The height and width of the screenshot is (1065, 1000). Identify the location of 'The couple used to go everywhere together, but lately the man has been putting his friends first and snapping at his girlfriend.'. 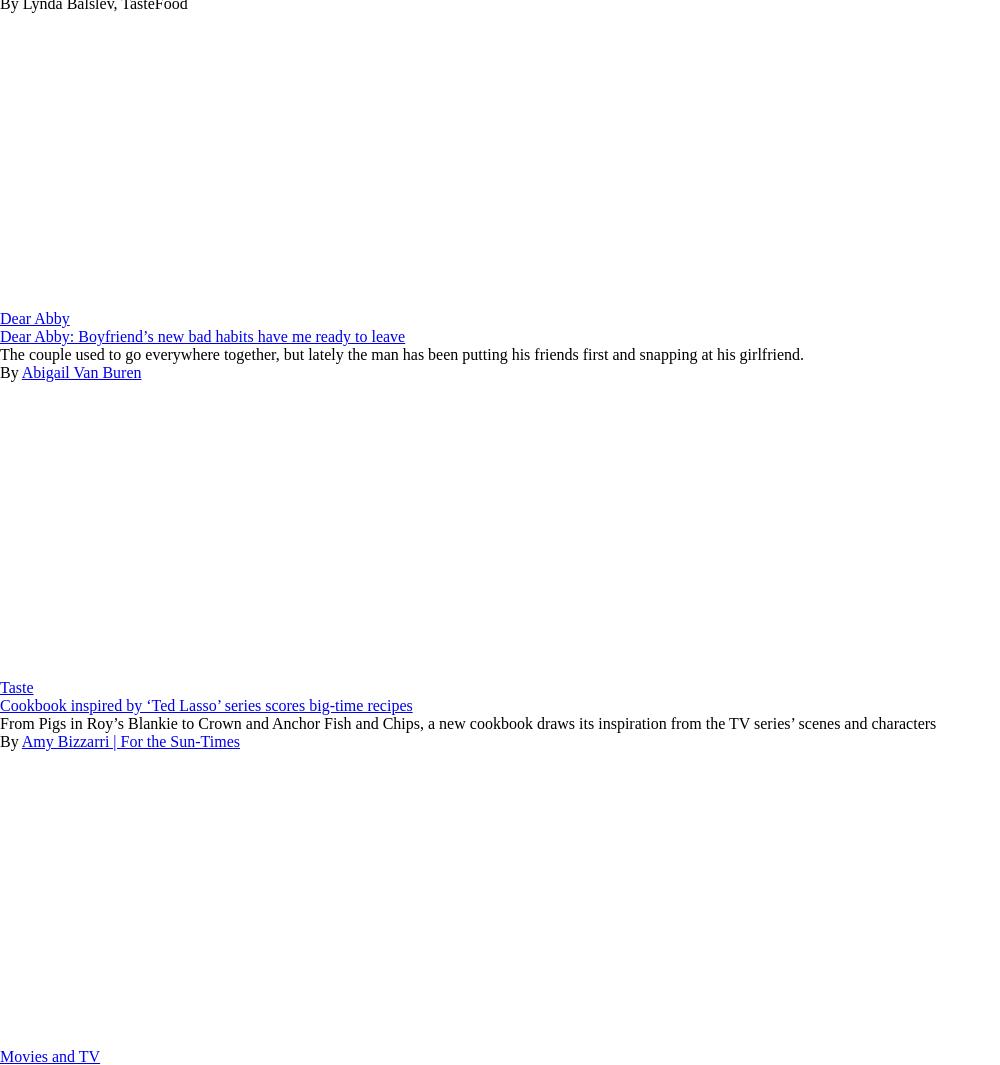
(402, 353).